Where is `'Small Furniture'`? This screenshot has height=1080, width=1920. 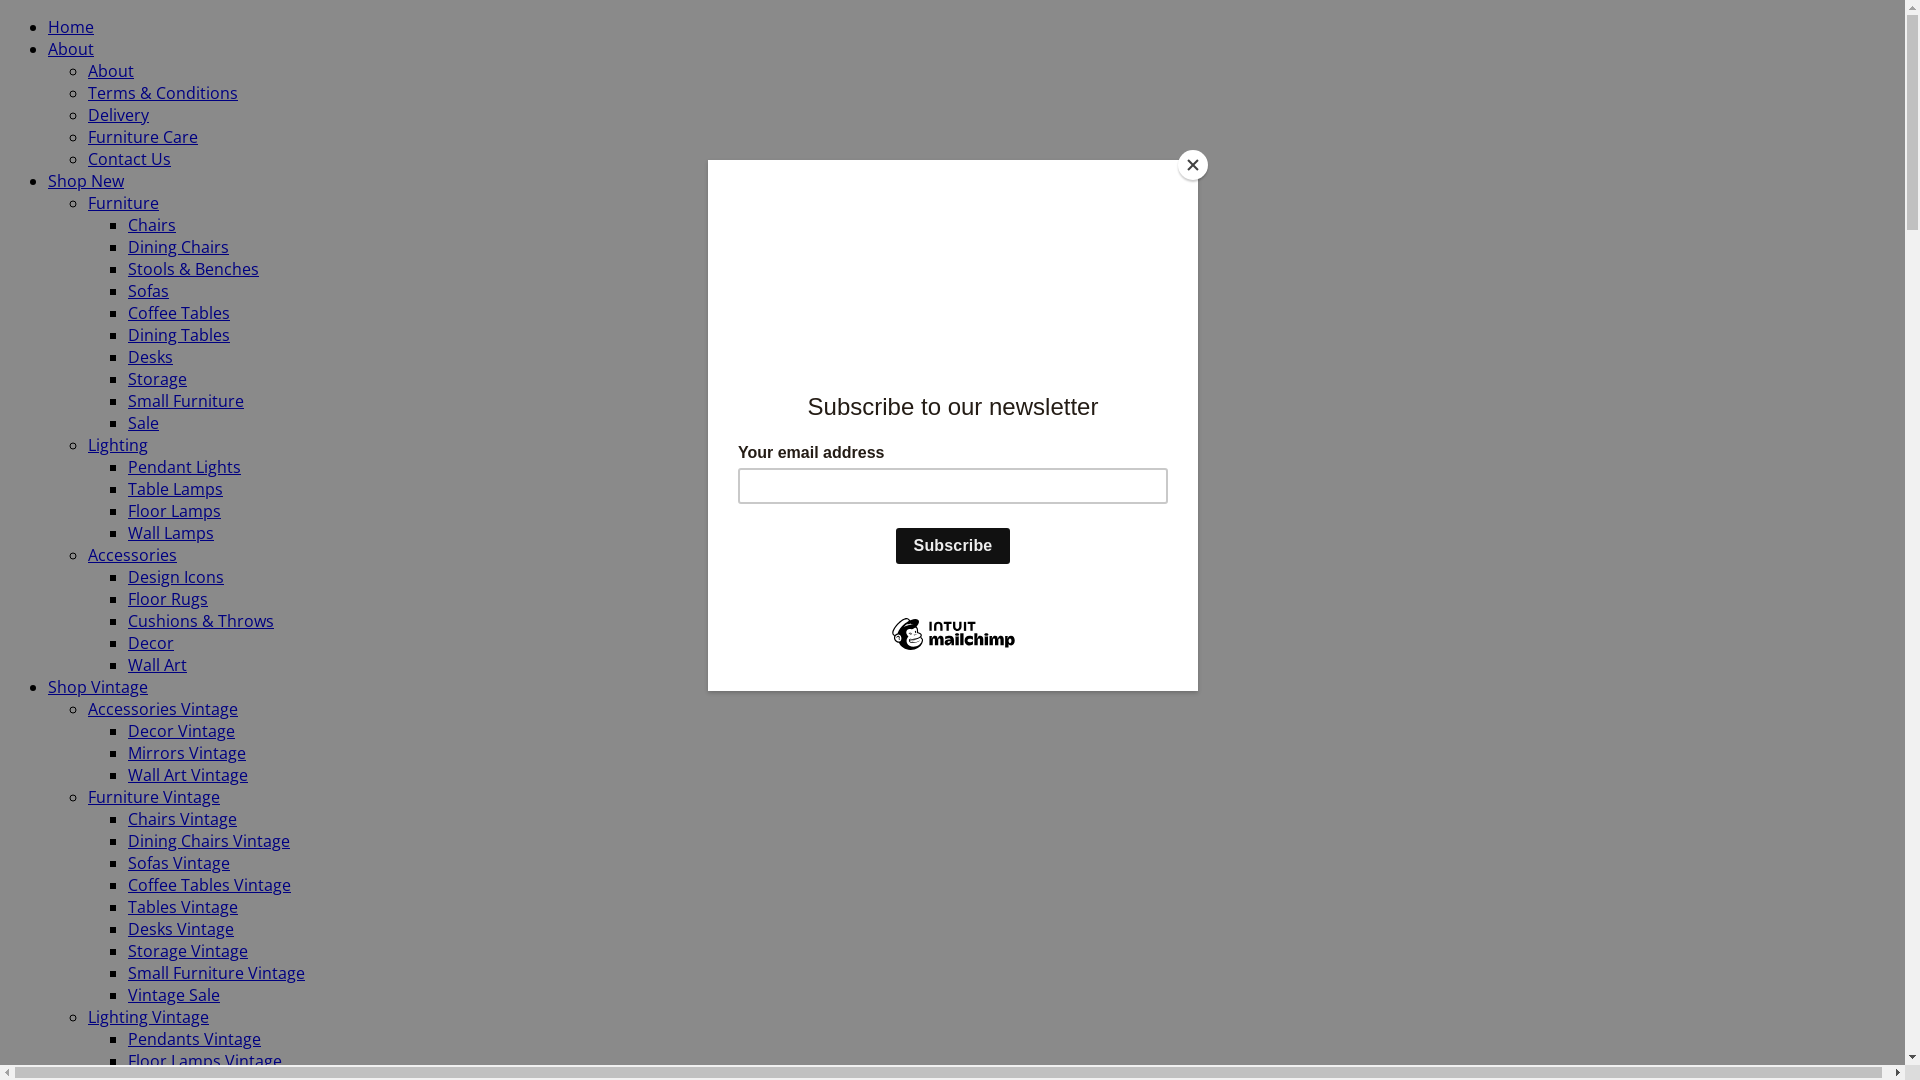 'Small Furniture' is located at coordinates (186, 401).